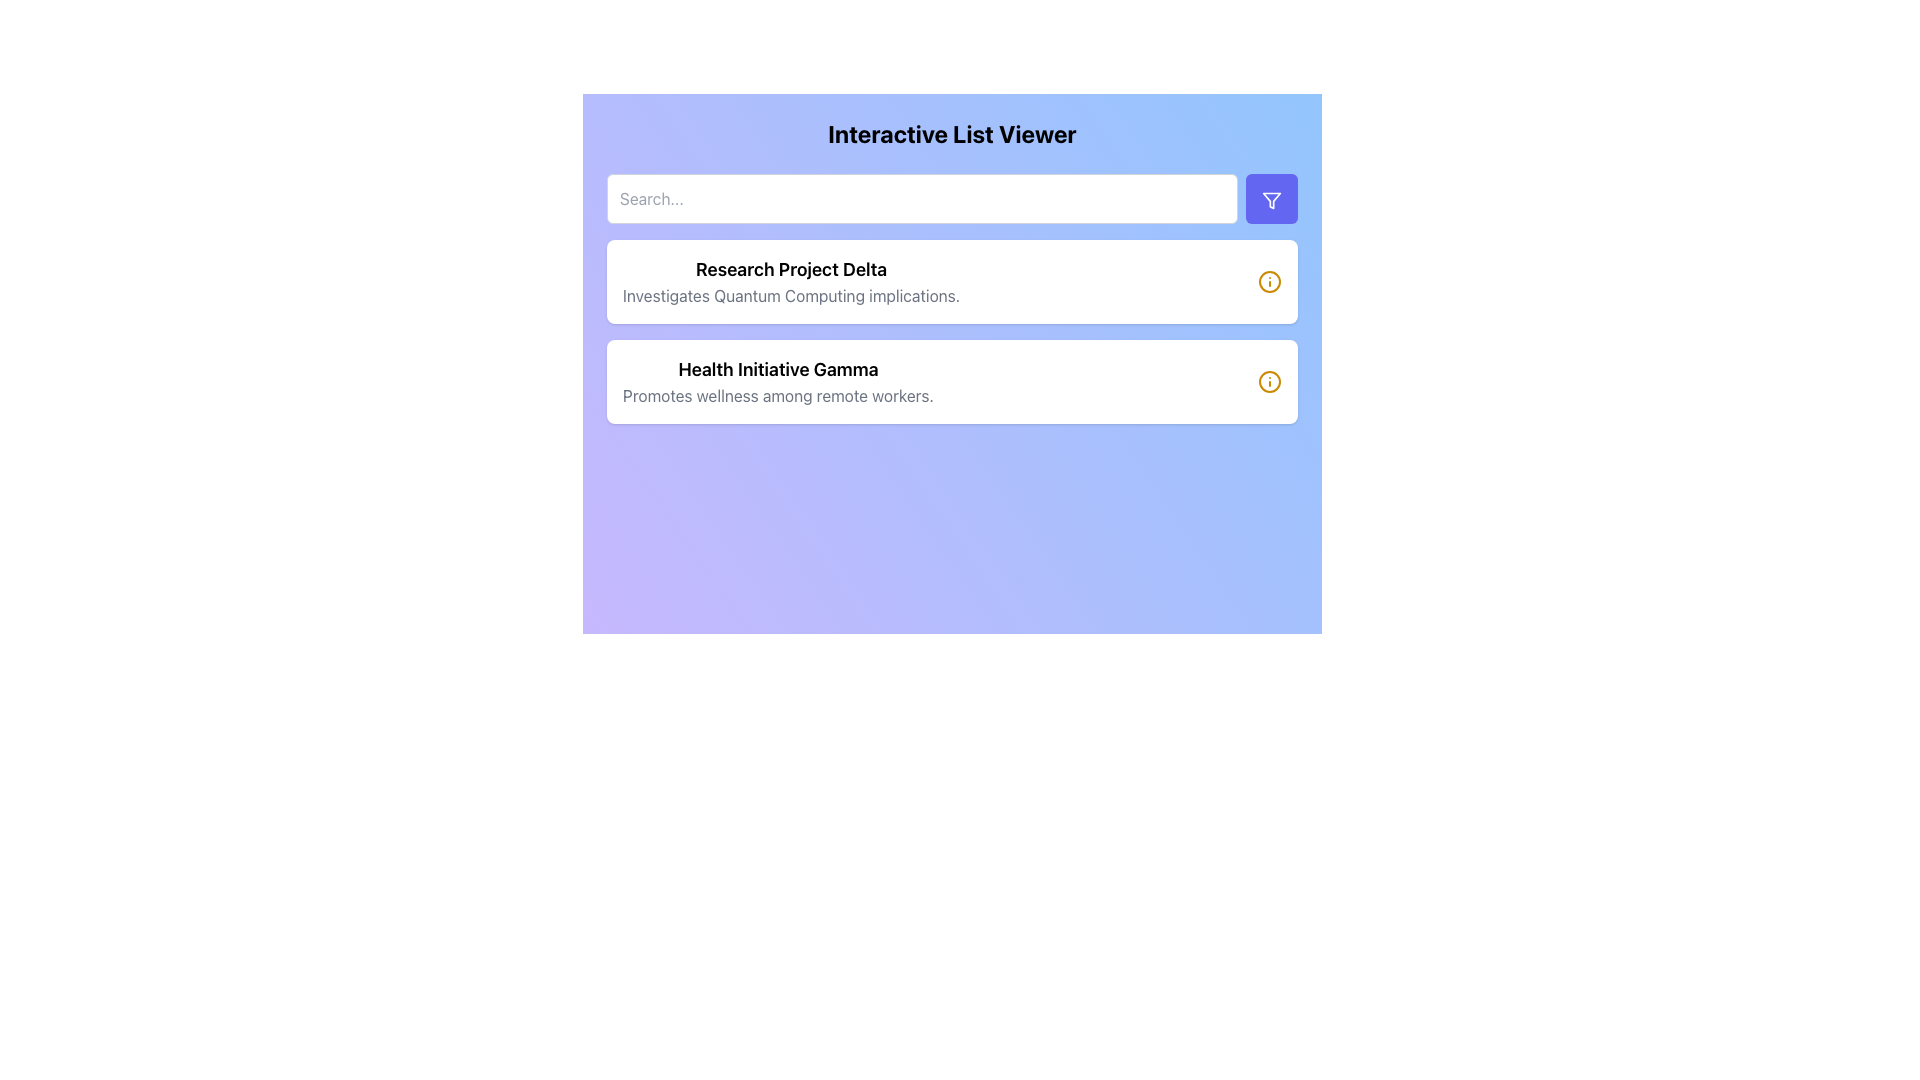  I want to click on the icon button shaped like an outlined circle with a dot centered within it, which is styled in yellow and is located to the far right within the 'Research Project Delta' card, so click(1269, 281).